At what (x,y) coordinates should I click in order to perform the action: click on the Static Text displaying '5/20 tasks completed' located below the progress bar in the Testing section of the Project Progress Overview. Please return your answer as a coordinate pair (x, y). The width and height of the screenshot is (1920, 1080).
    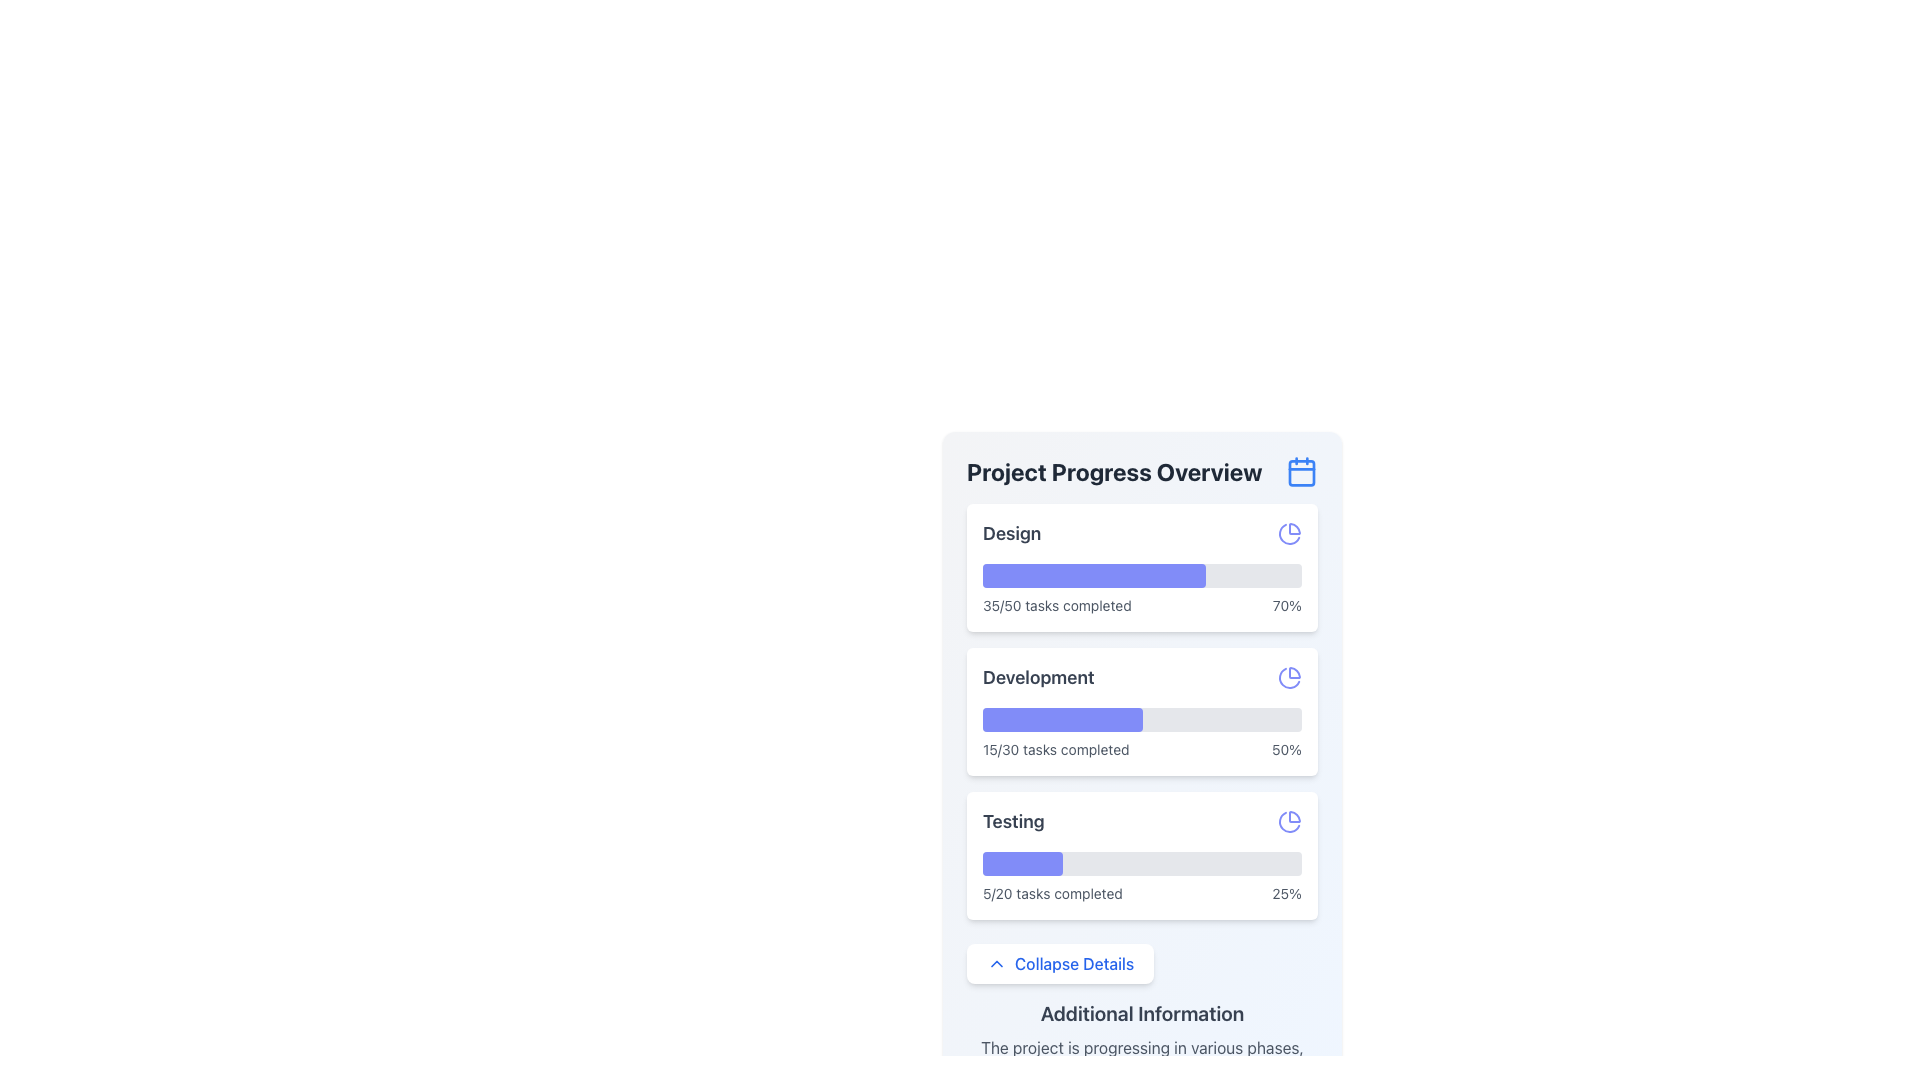
    Looking at the image, I should click on (1051, 893).